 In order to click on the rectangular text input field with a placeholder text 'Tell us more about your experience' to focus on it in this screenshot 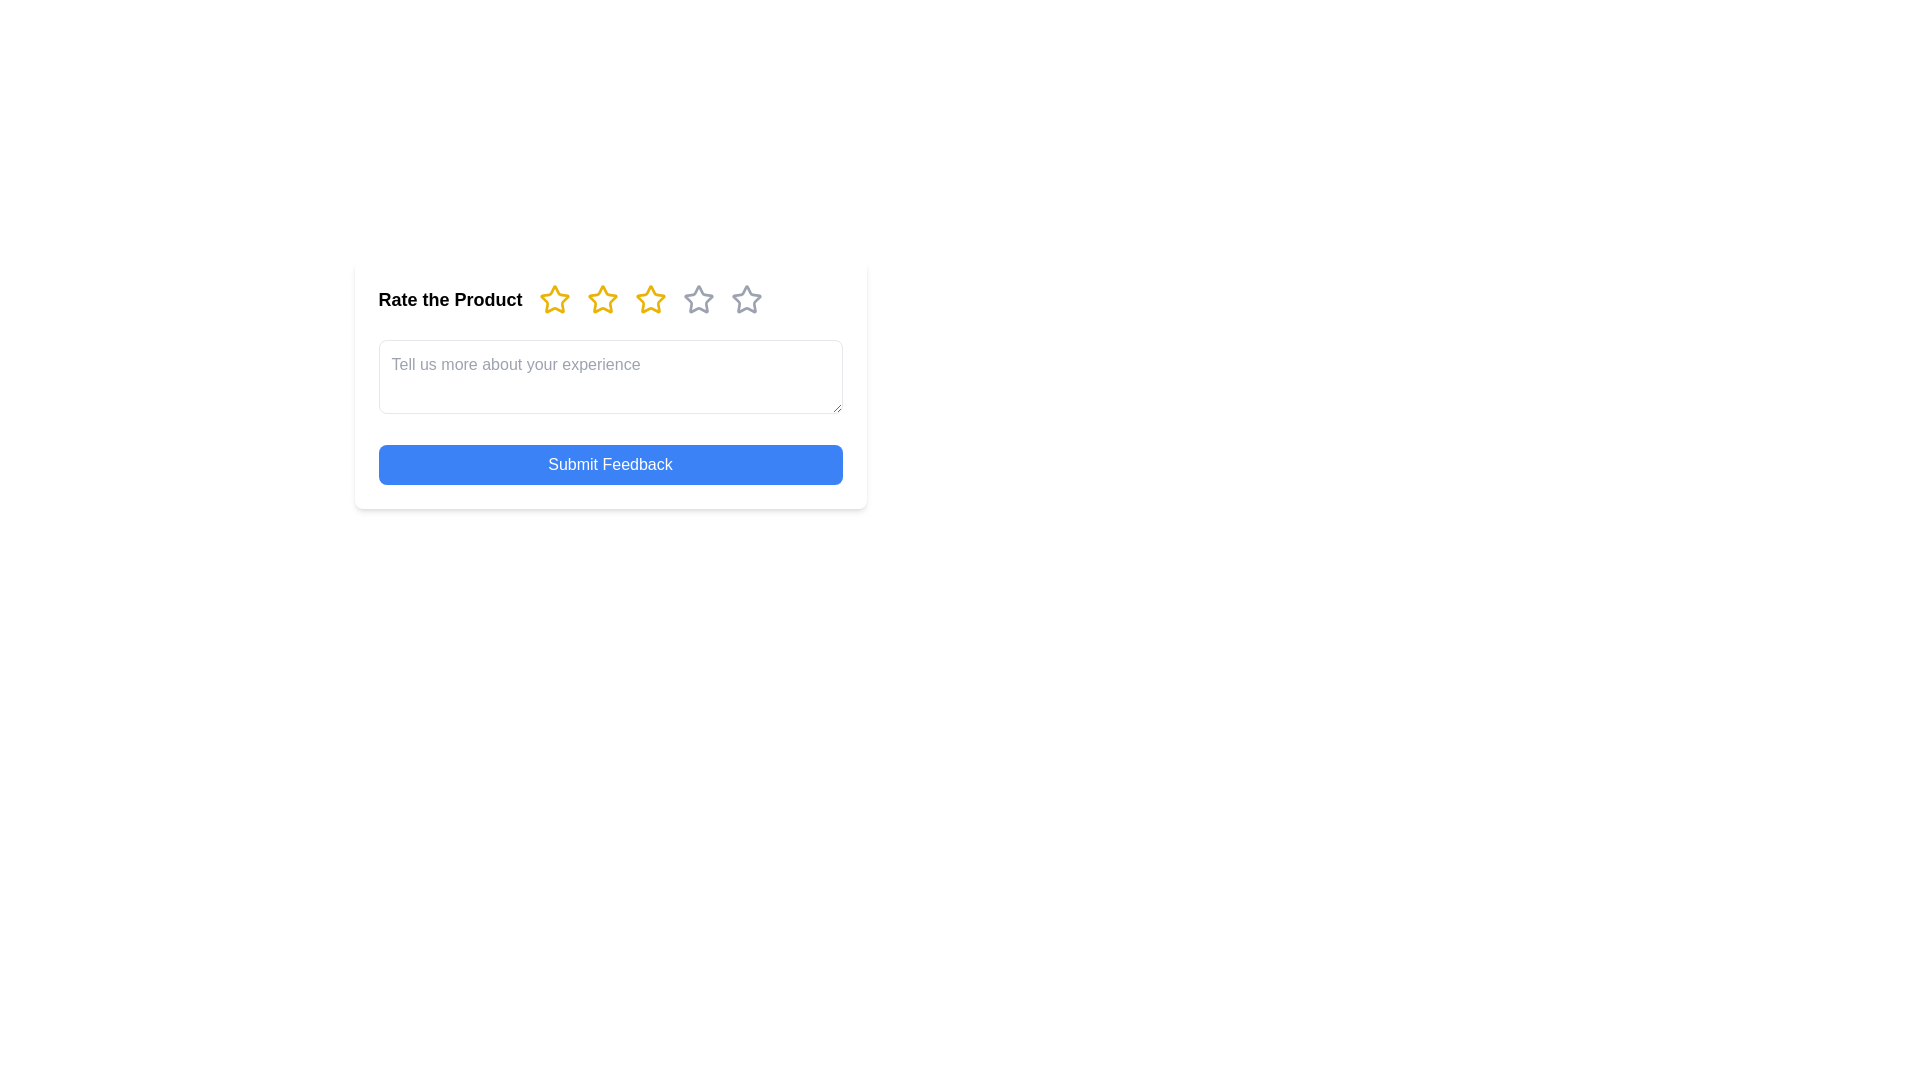, I will do `click(609, 377)`.